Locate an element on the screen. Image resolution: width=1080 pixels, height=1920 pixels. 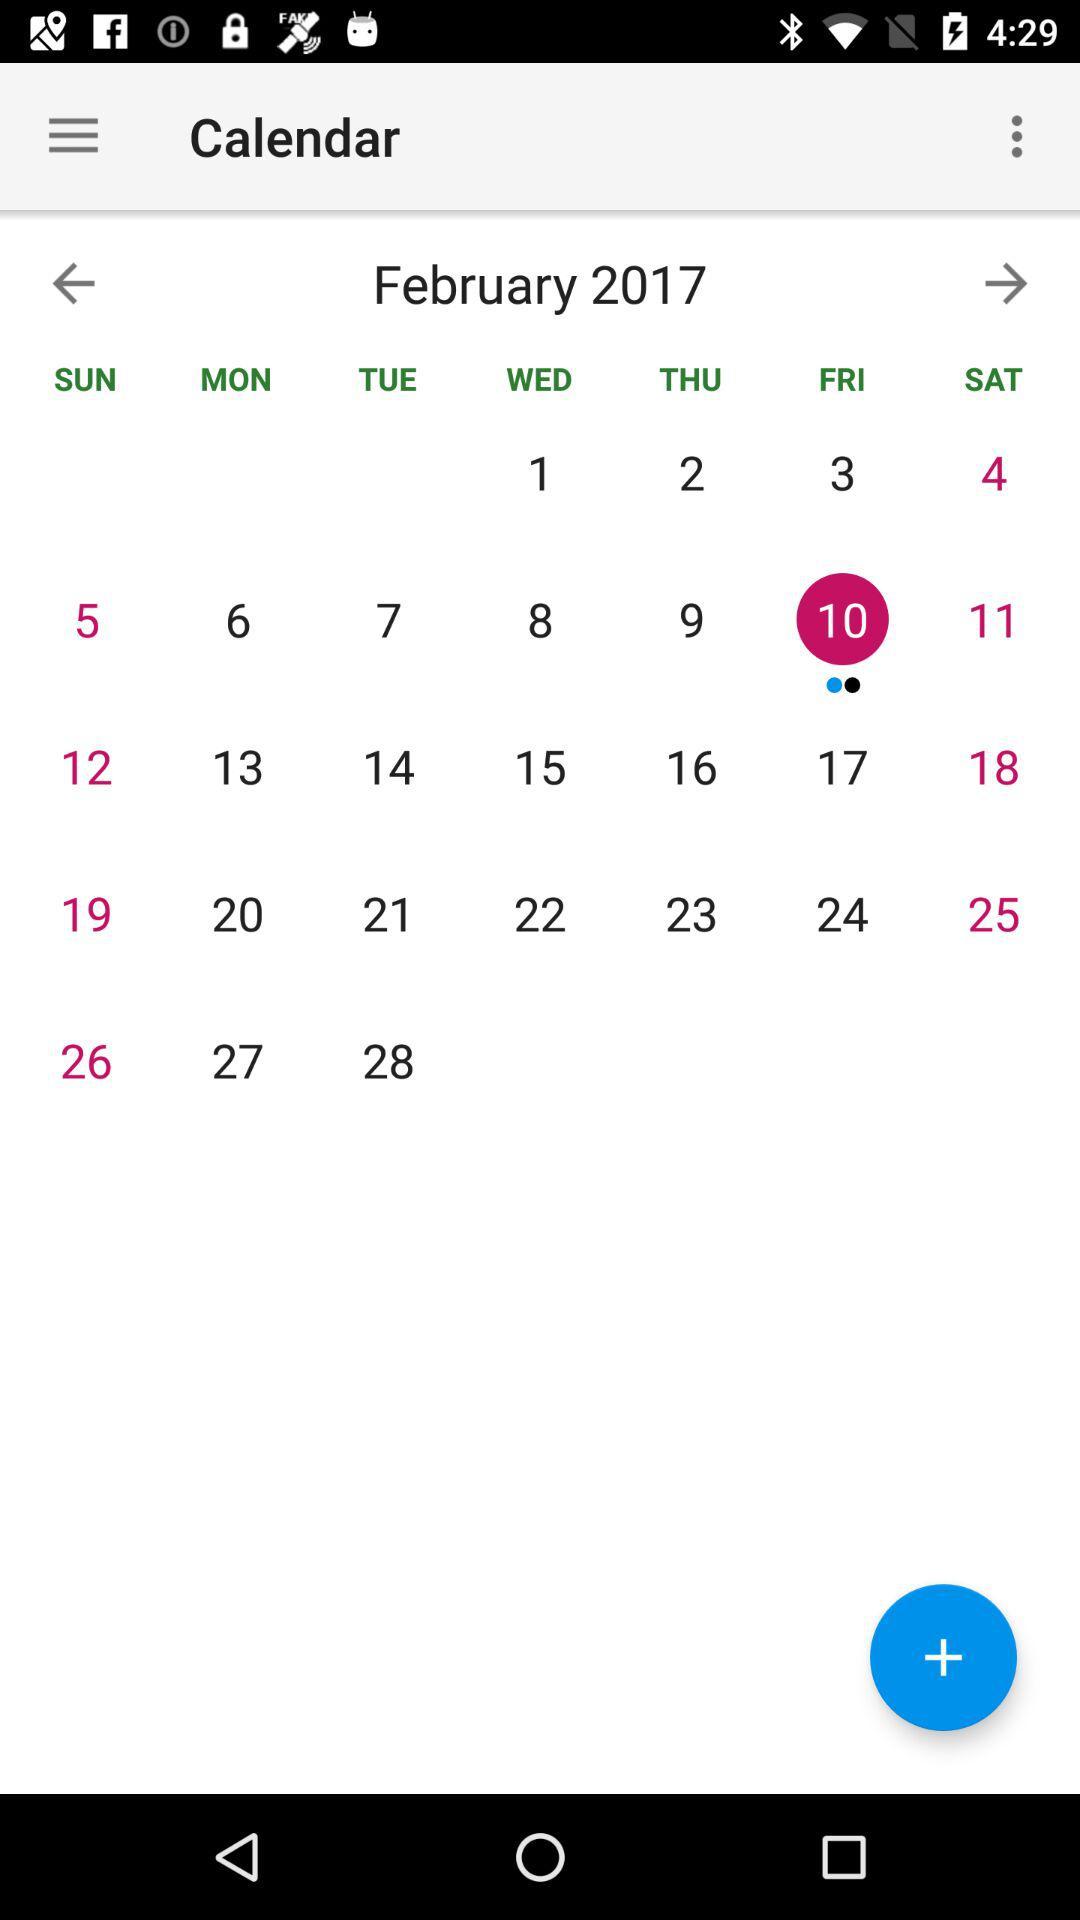
the item at the bottom right corner is located at coordinates (943, 1657).